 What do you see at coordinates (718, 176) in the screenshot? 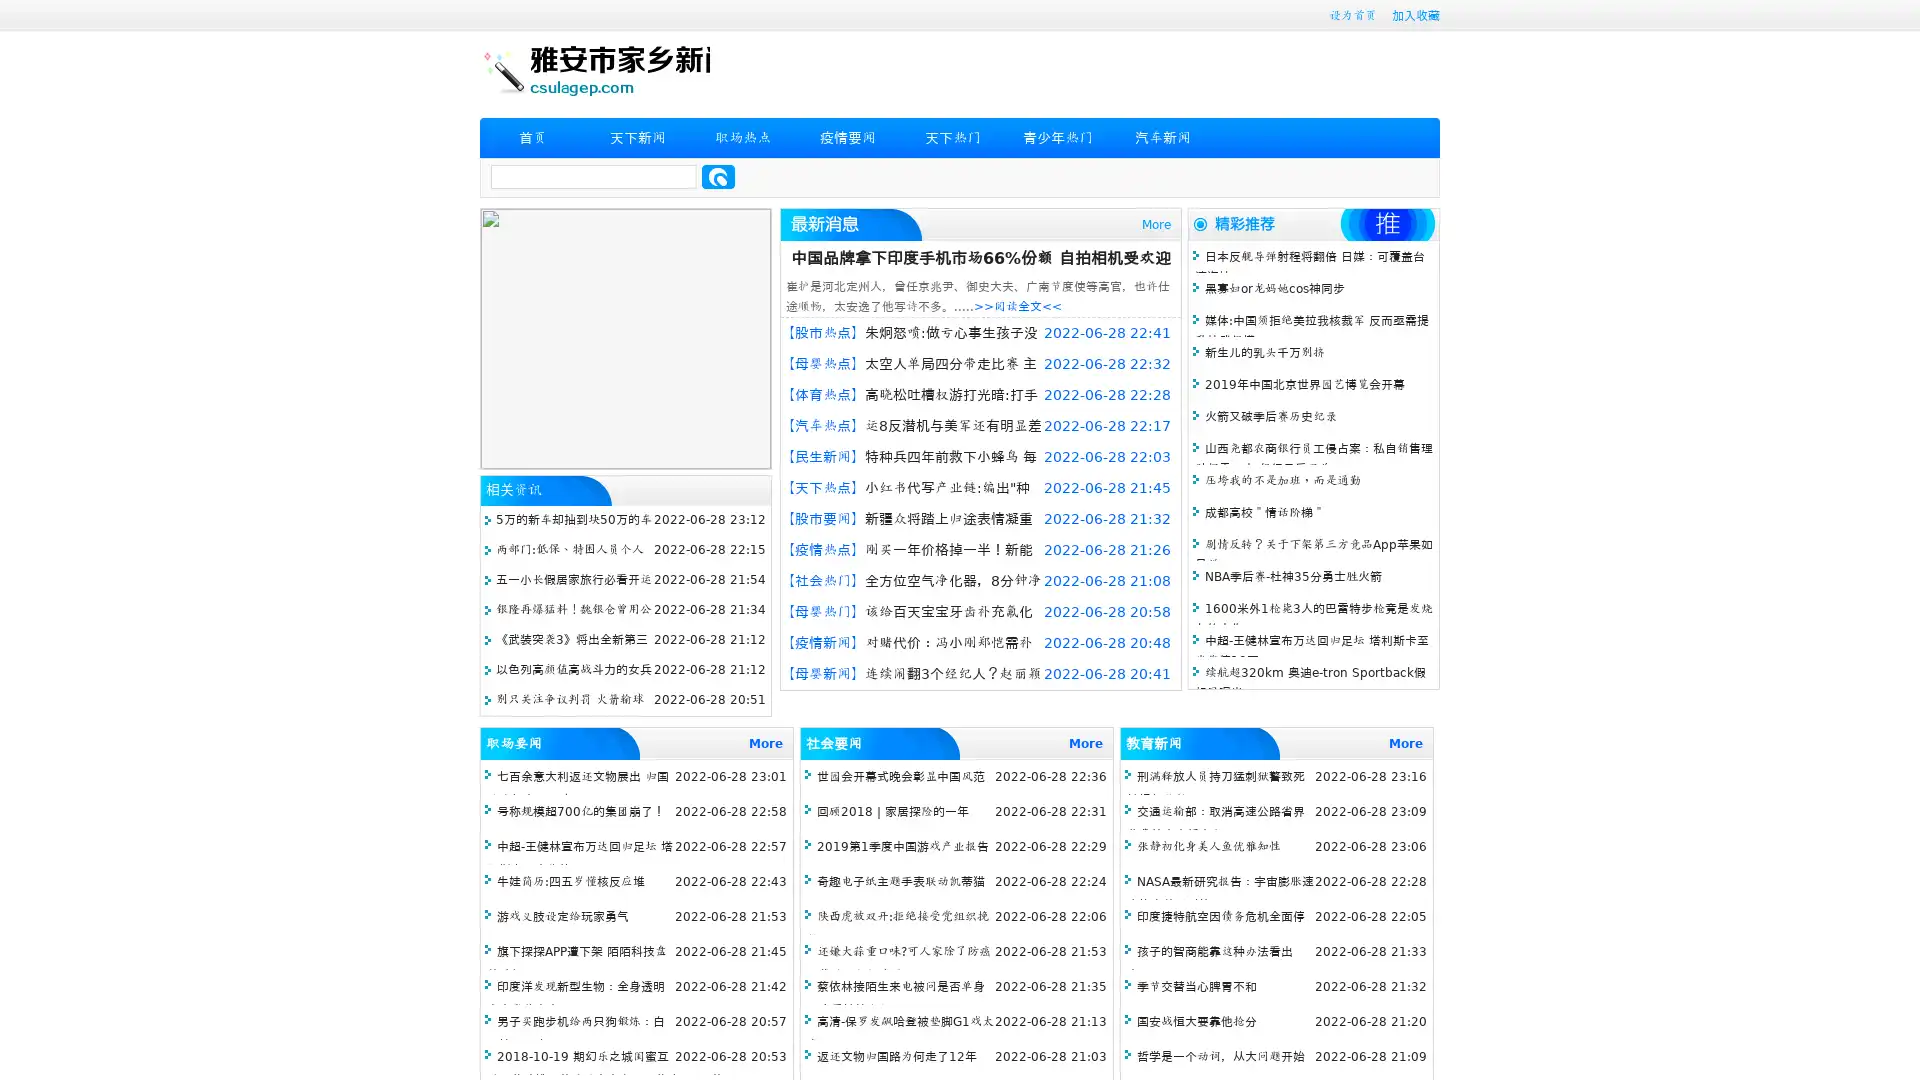
I see `Search` at bounding box center [718, 176].